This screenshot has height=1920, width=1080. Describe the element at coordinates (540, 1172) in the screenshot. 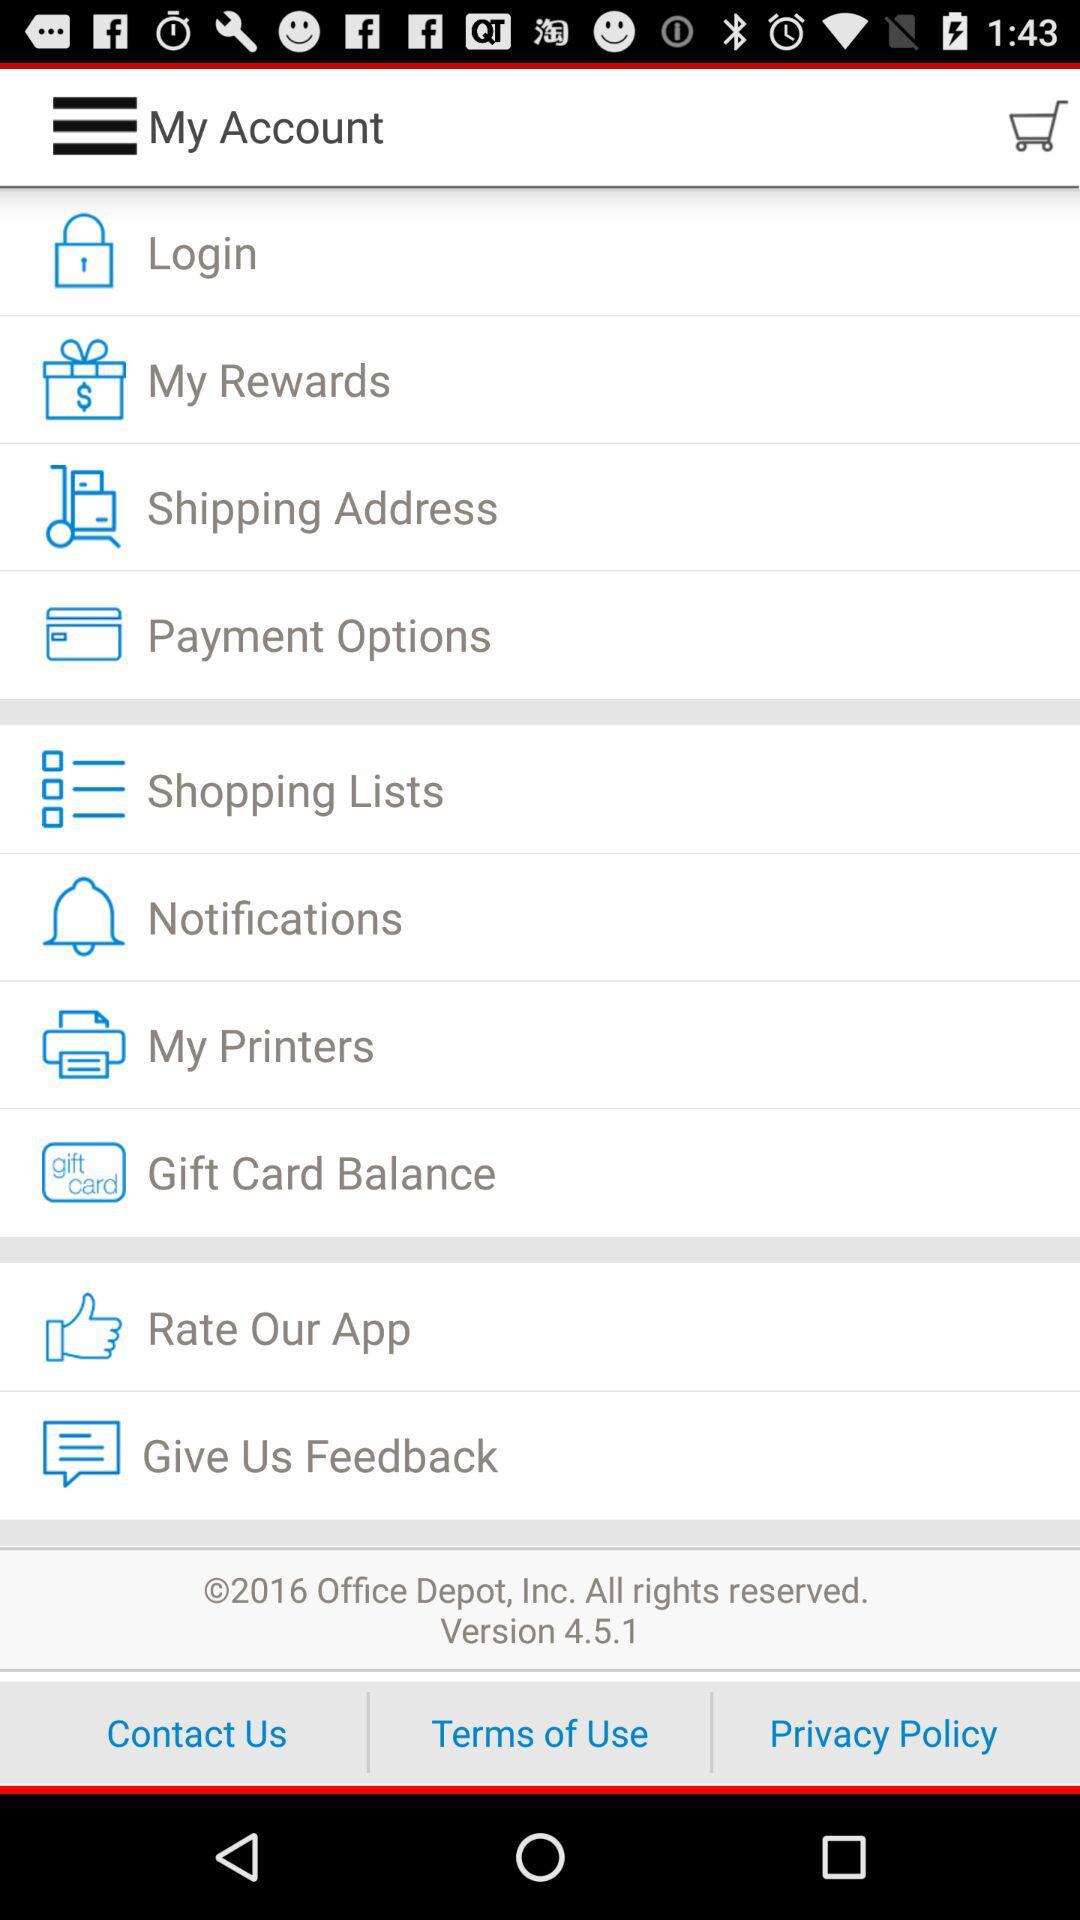

I see `app below the my printers app` at that location.